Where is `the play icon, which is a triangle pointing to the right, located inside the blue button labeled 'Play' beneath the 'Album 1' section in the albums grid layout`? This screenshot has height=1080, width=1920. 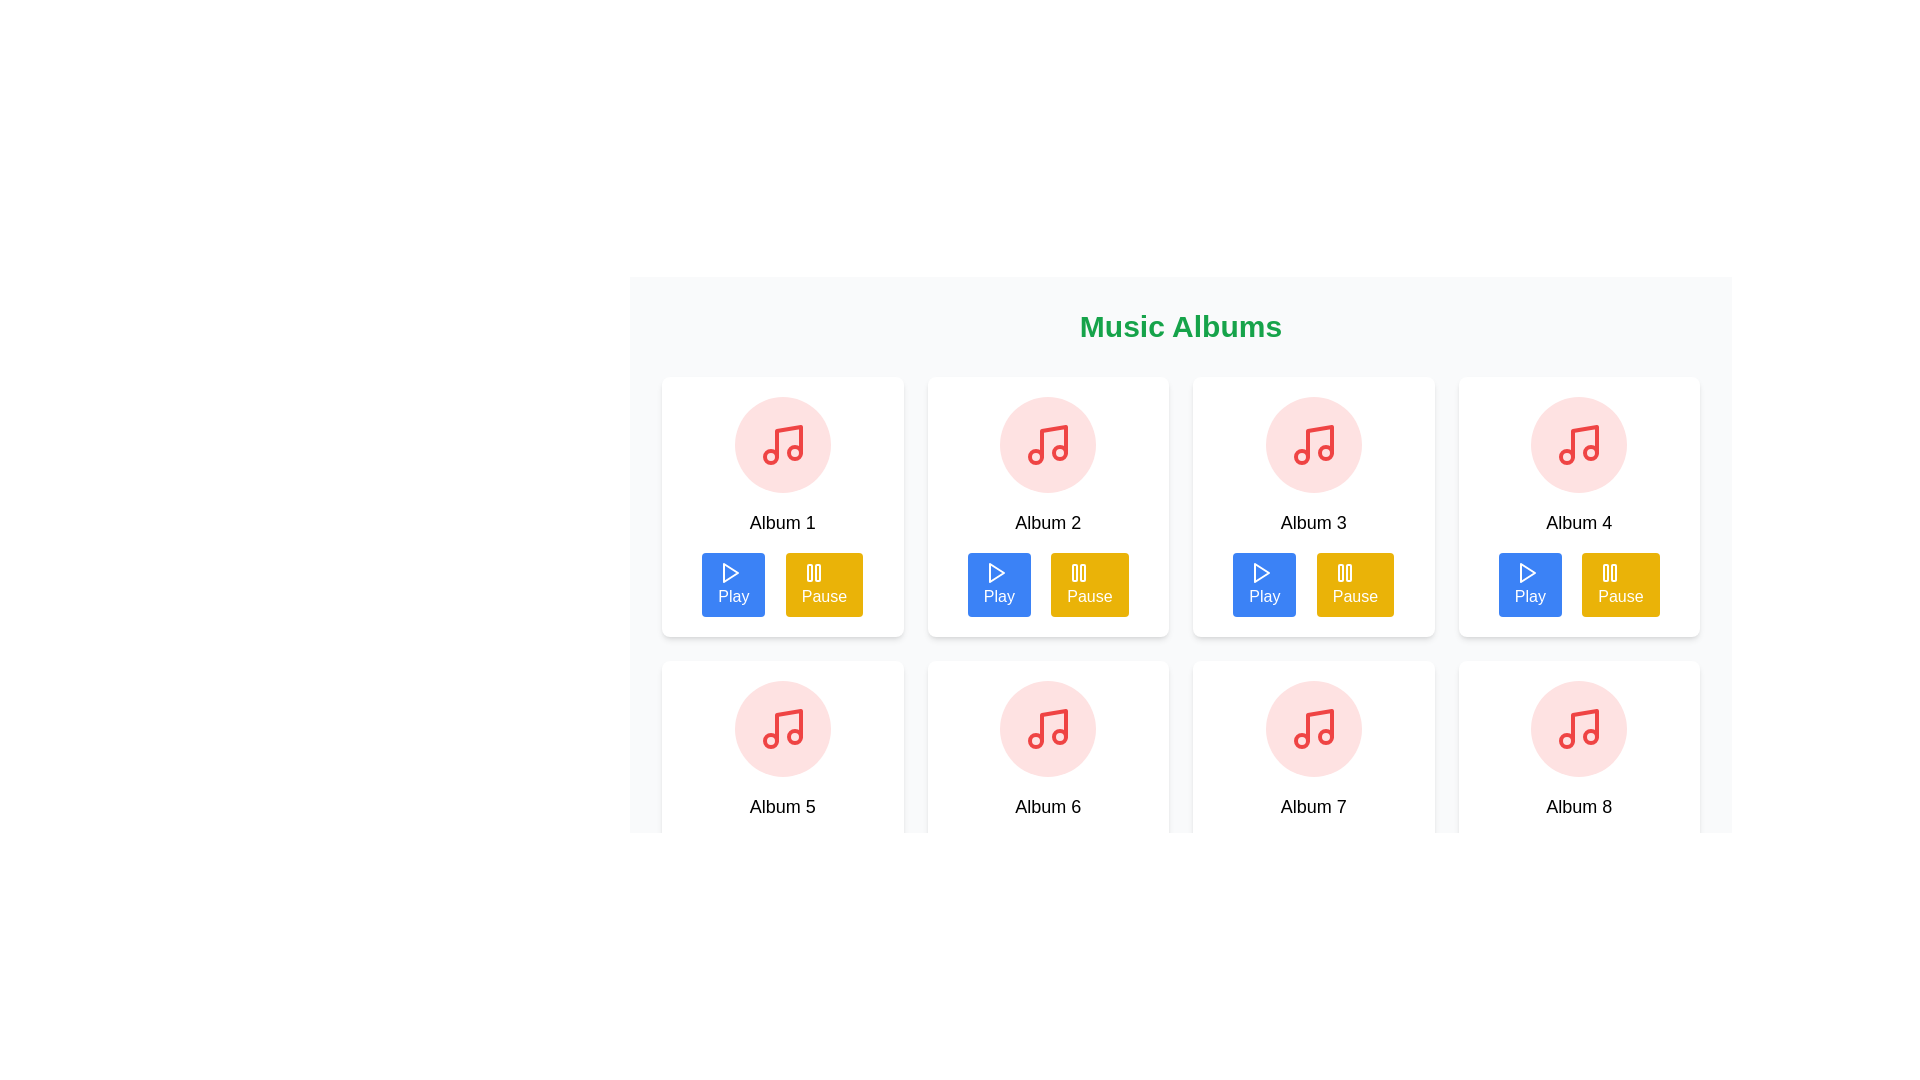 the play icon, which is a triangle pointing to the right, located inside the blue button labeled 'Play' beneath the 'Album 1' section in the albums grid layout is located at coordinates (729, 573).